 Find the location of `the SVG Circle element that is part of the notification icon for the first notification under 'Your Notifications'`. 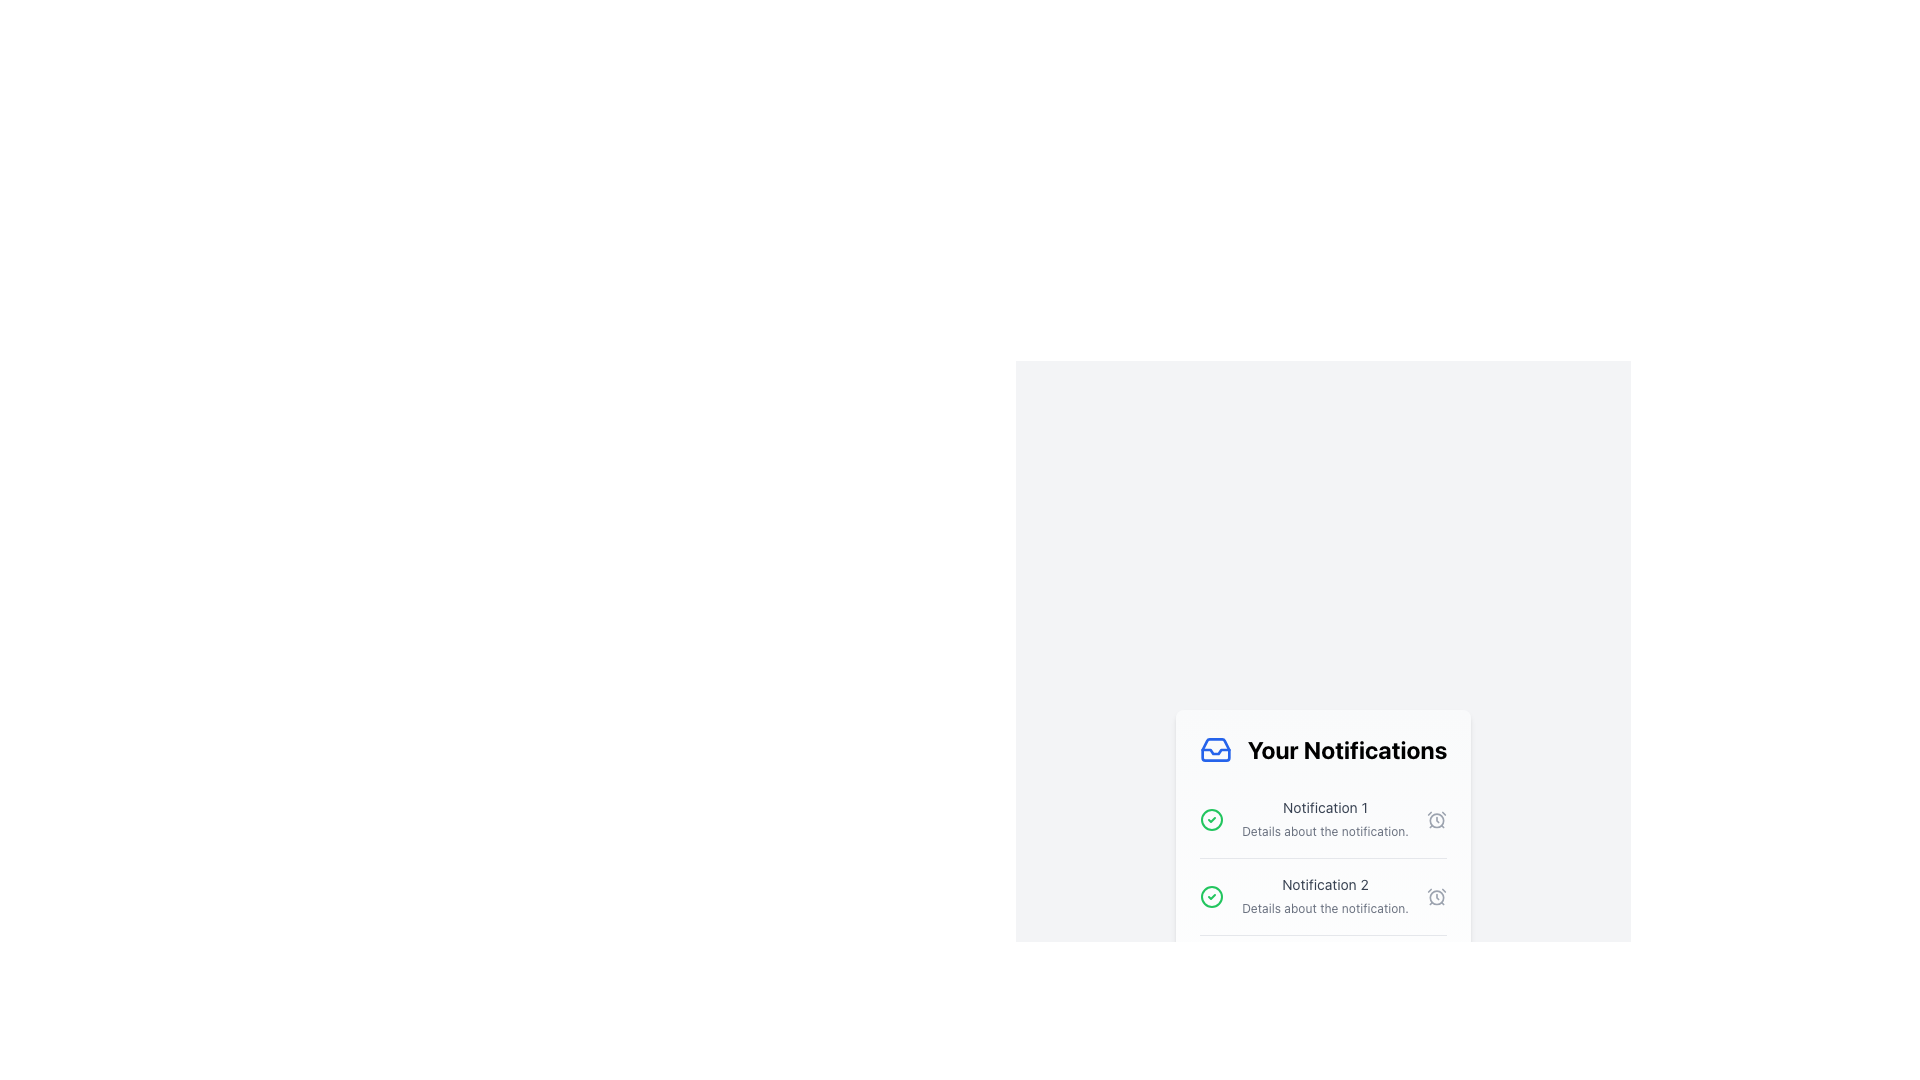

the SVG Circle element that is part of the notification icon for the first notification under 'Your Notifications' is located at coordinates (1210, 896).